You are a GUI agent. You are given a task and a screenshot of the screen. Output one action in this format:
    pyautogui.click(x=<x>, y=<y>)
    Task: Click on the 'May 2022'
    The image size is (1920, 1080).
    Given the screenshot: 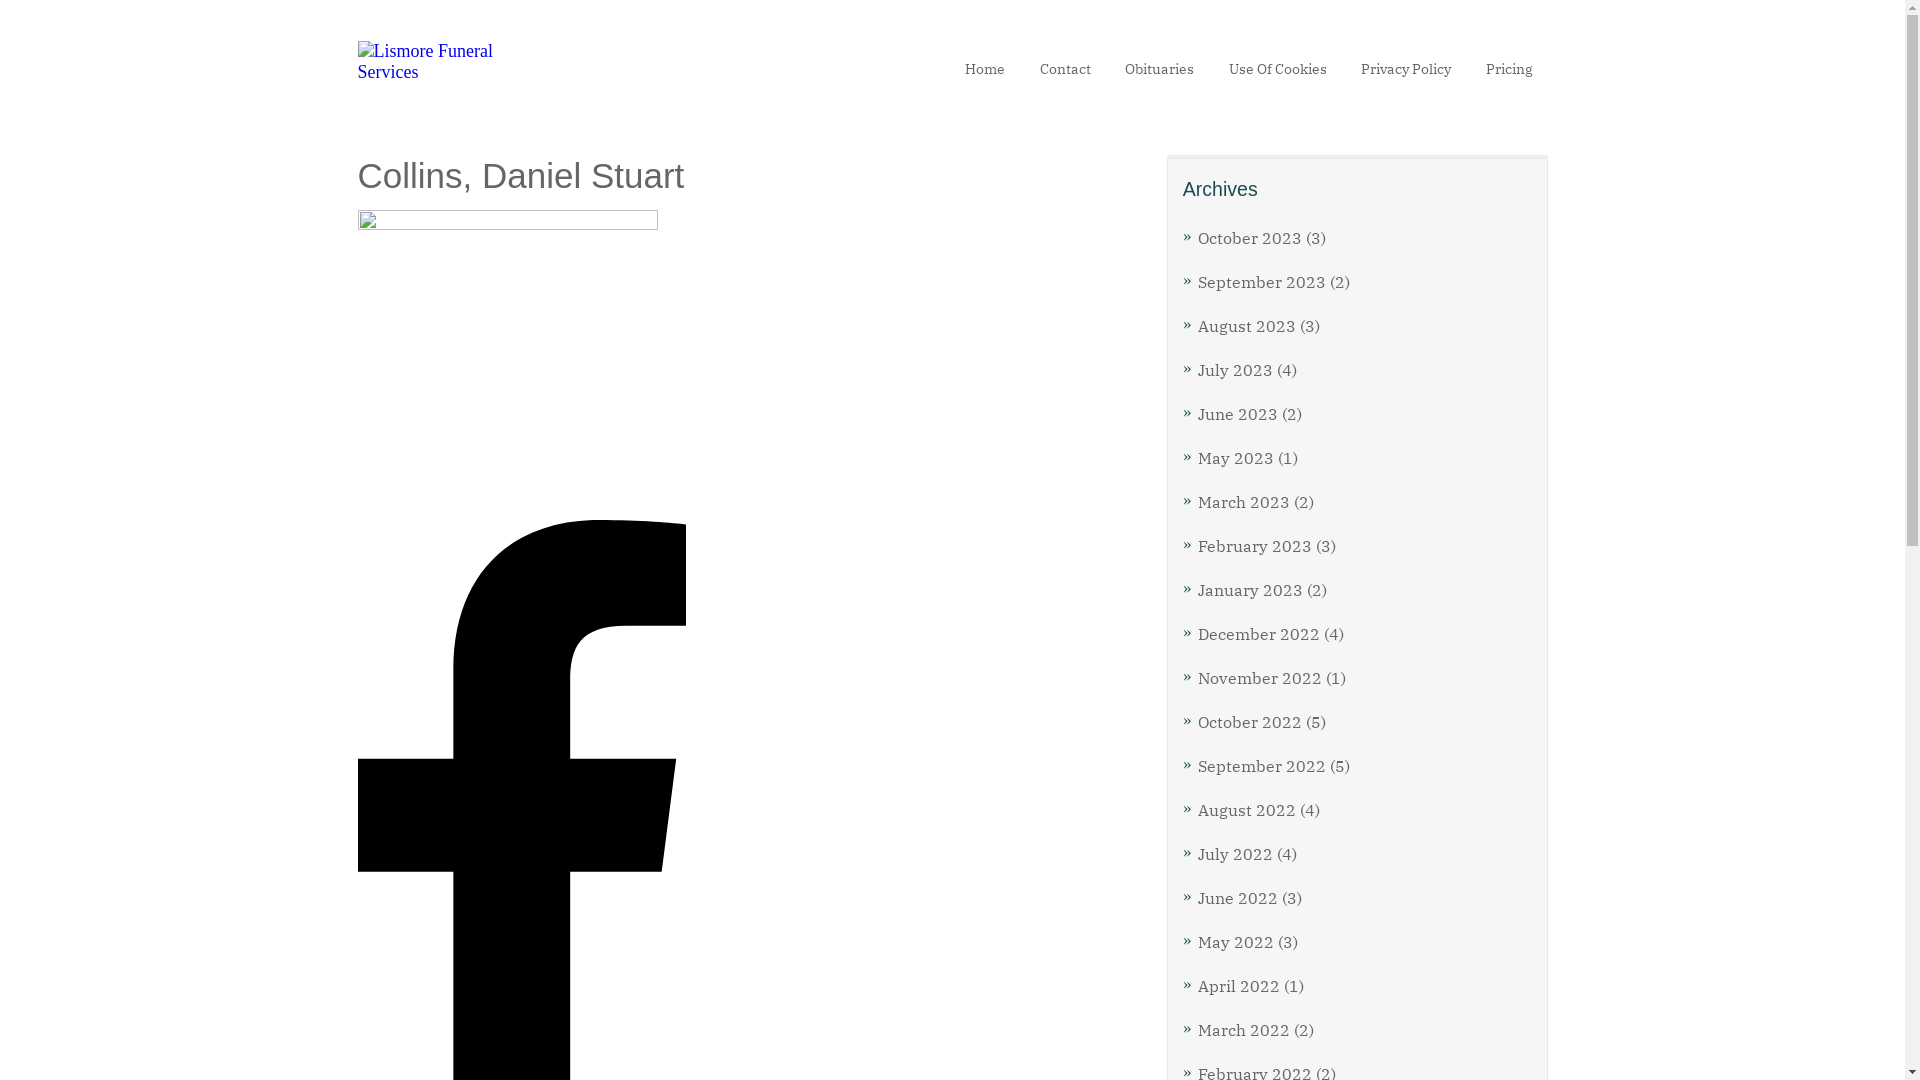 What is the action you would take?
    pyautogui.click(x=1235, y=941)
    